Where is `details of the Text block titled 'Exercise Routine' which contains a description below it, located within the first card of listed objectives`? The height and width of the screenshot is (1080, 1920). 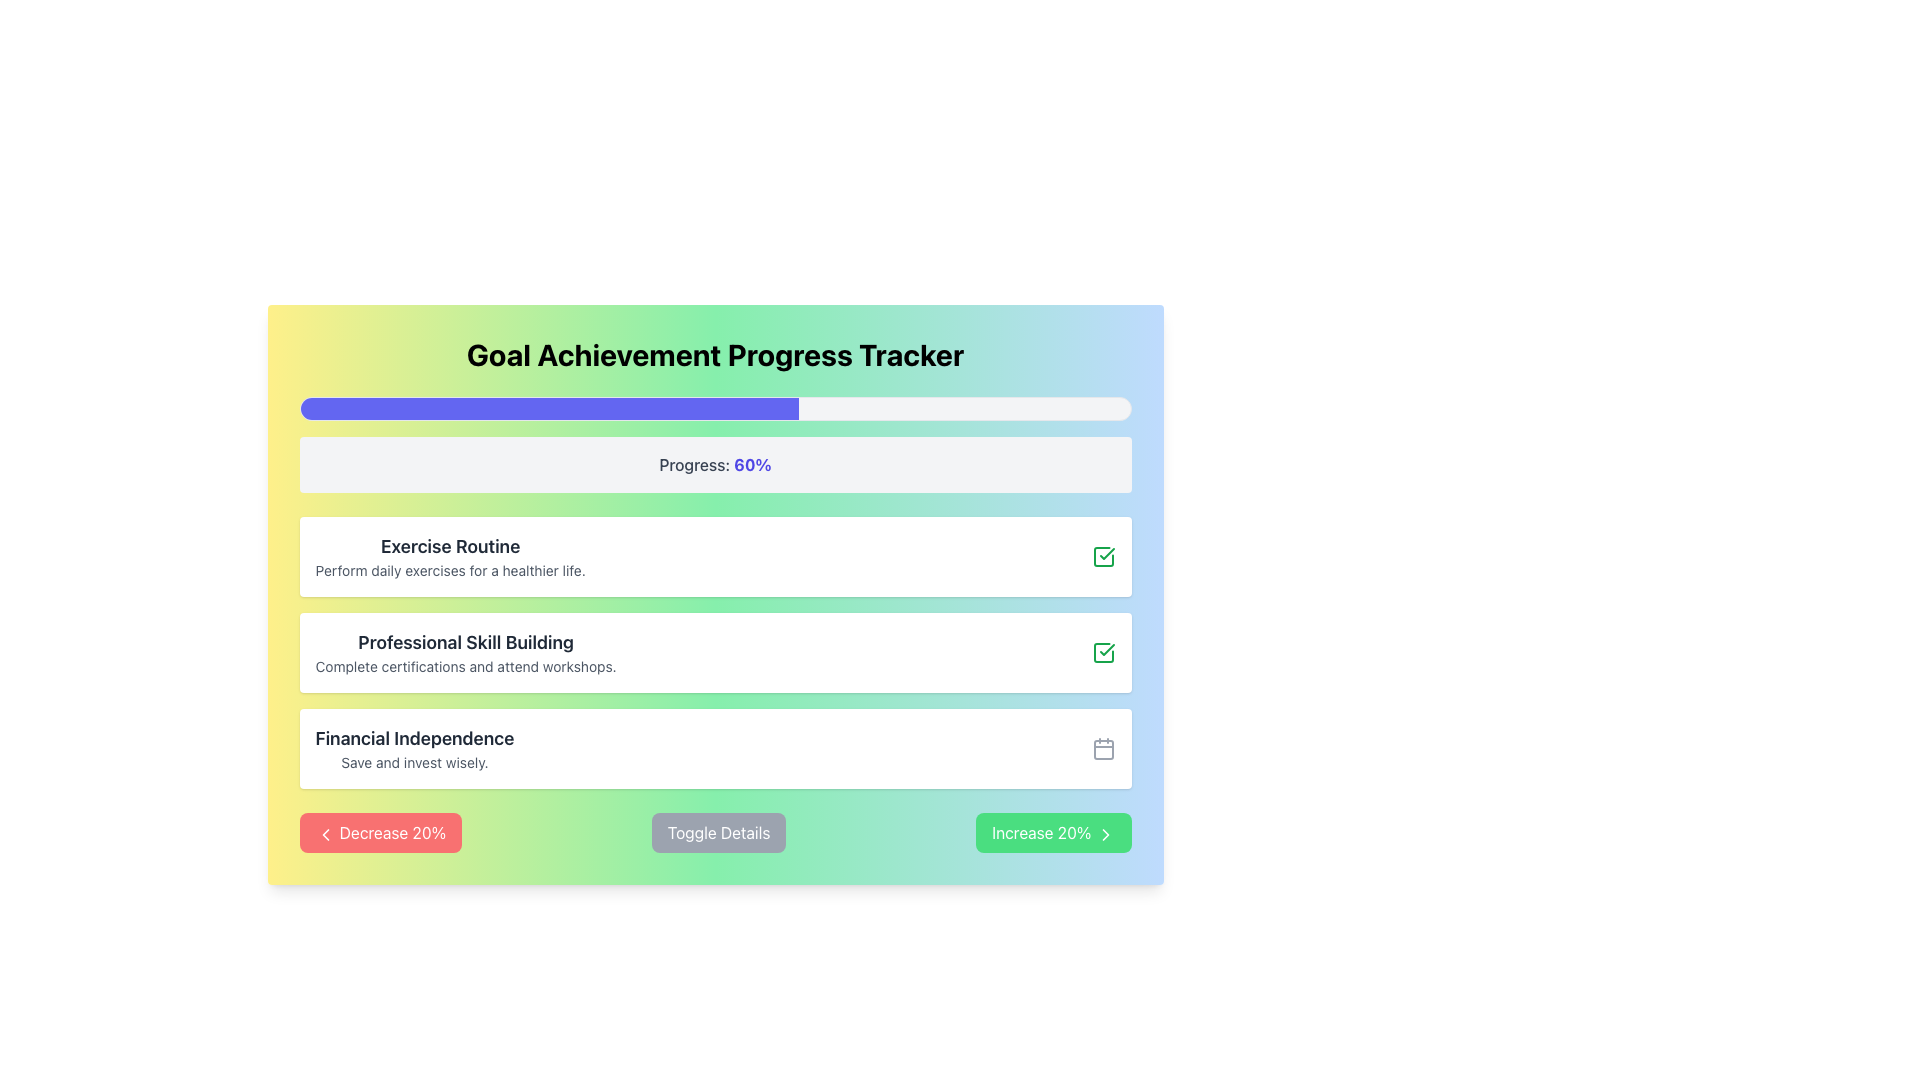
details of the Text block titled 'Exercise Routine' which contains a description below it, located within the first card of listed objectives is located at coordinates (449, 556).